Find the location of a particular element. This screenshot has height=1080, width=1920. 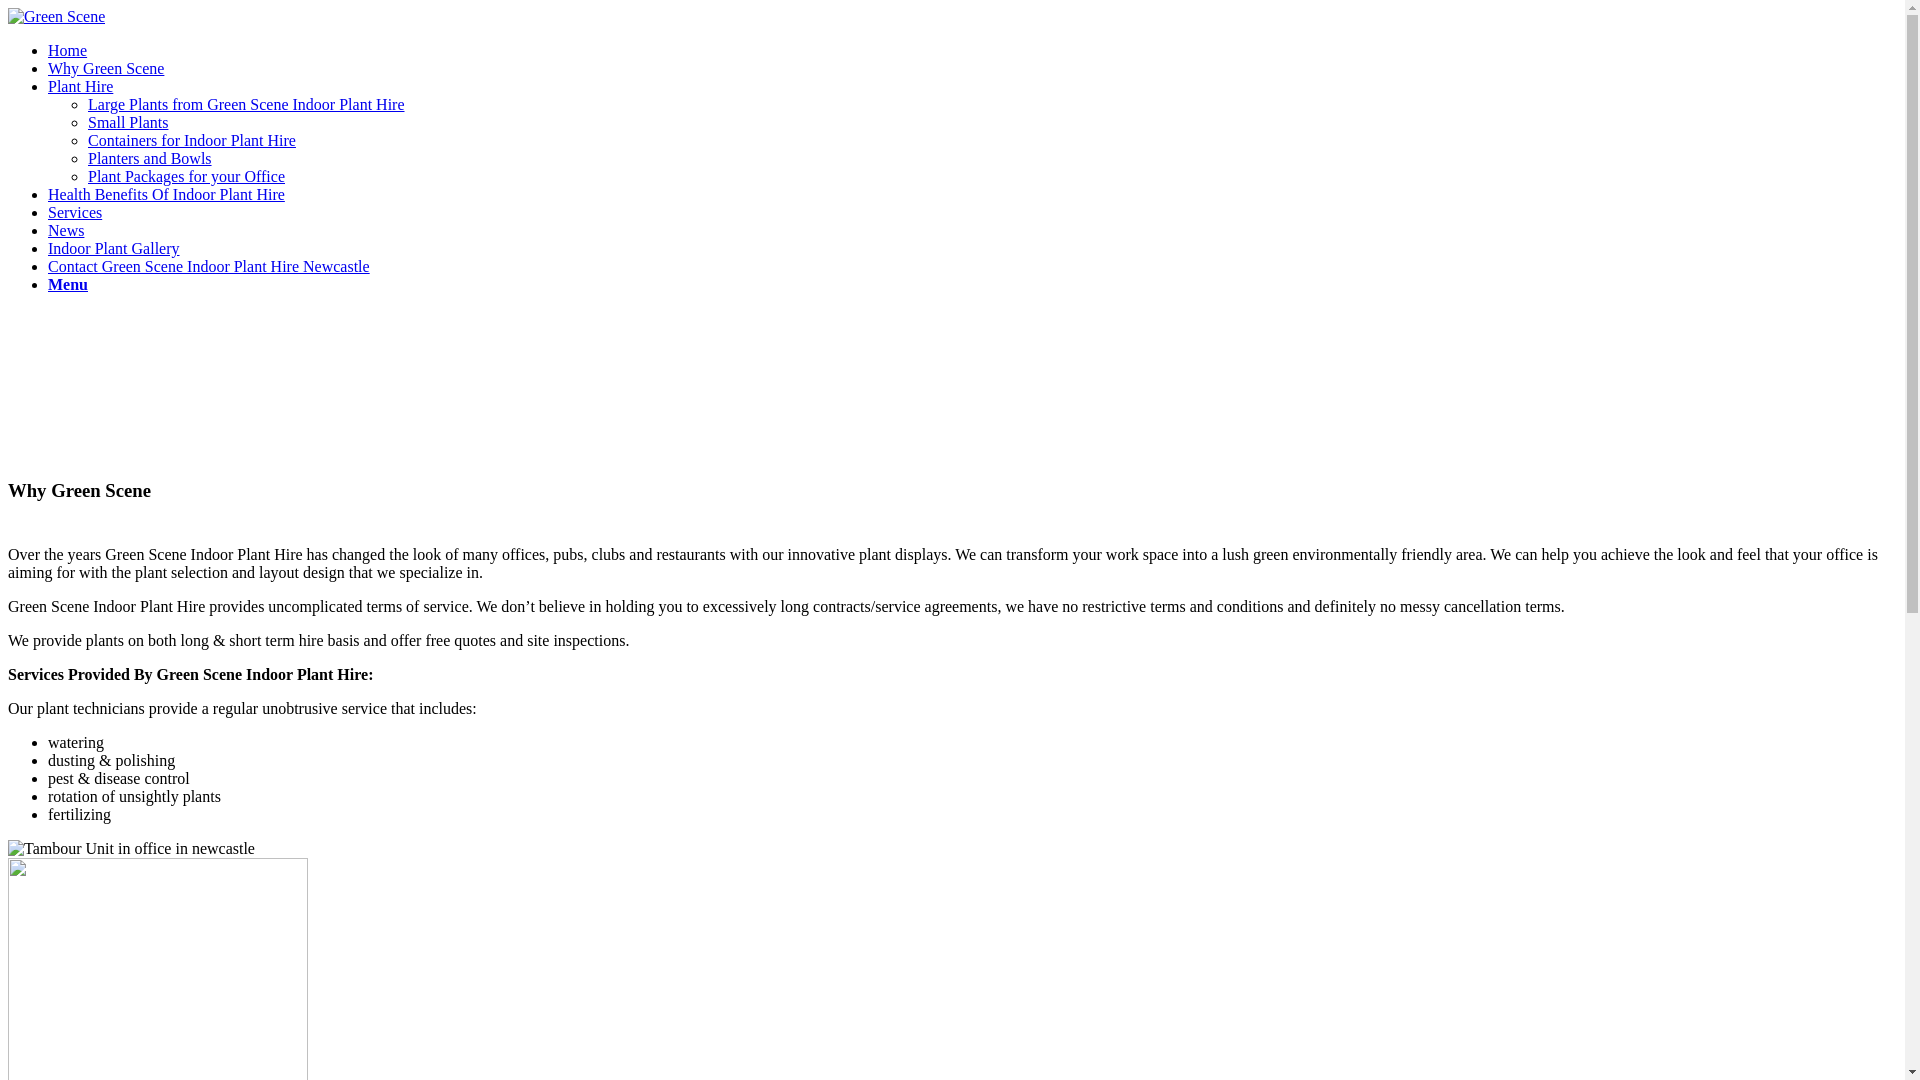

'Menu' is located at coordinates (67, 284).